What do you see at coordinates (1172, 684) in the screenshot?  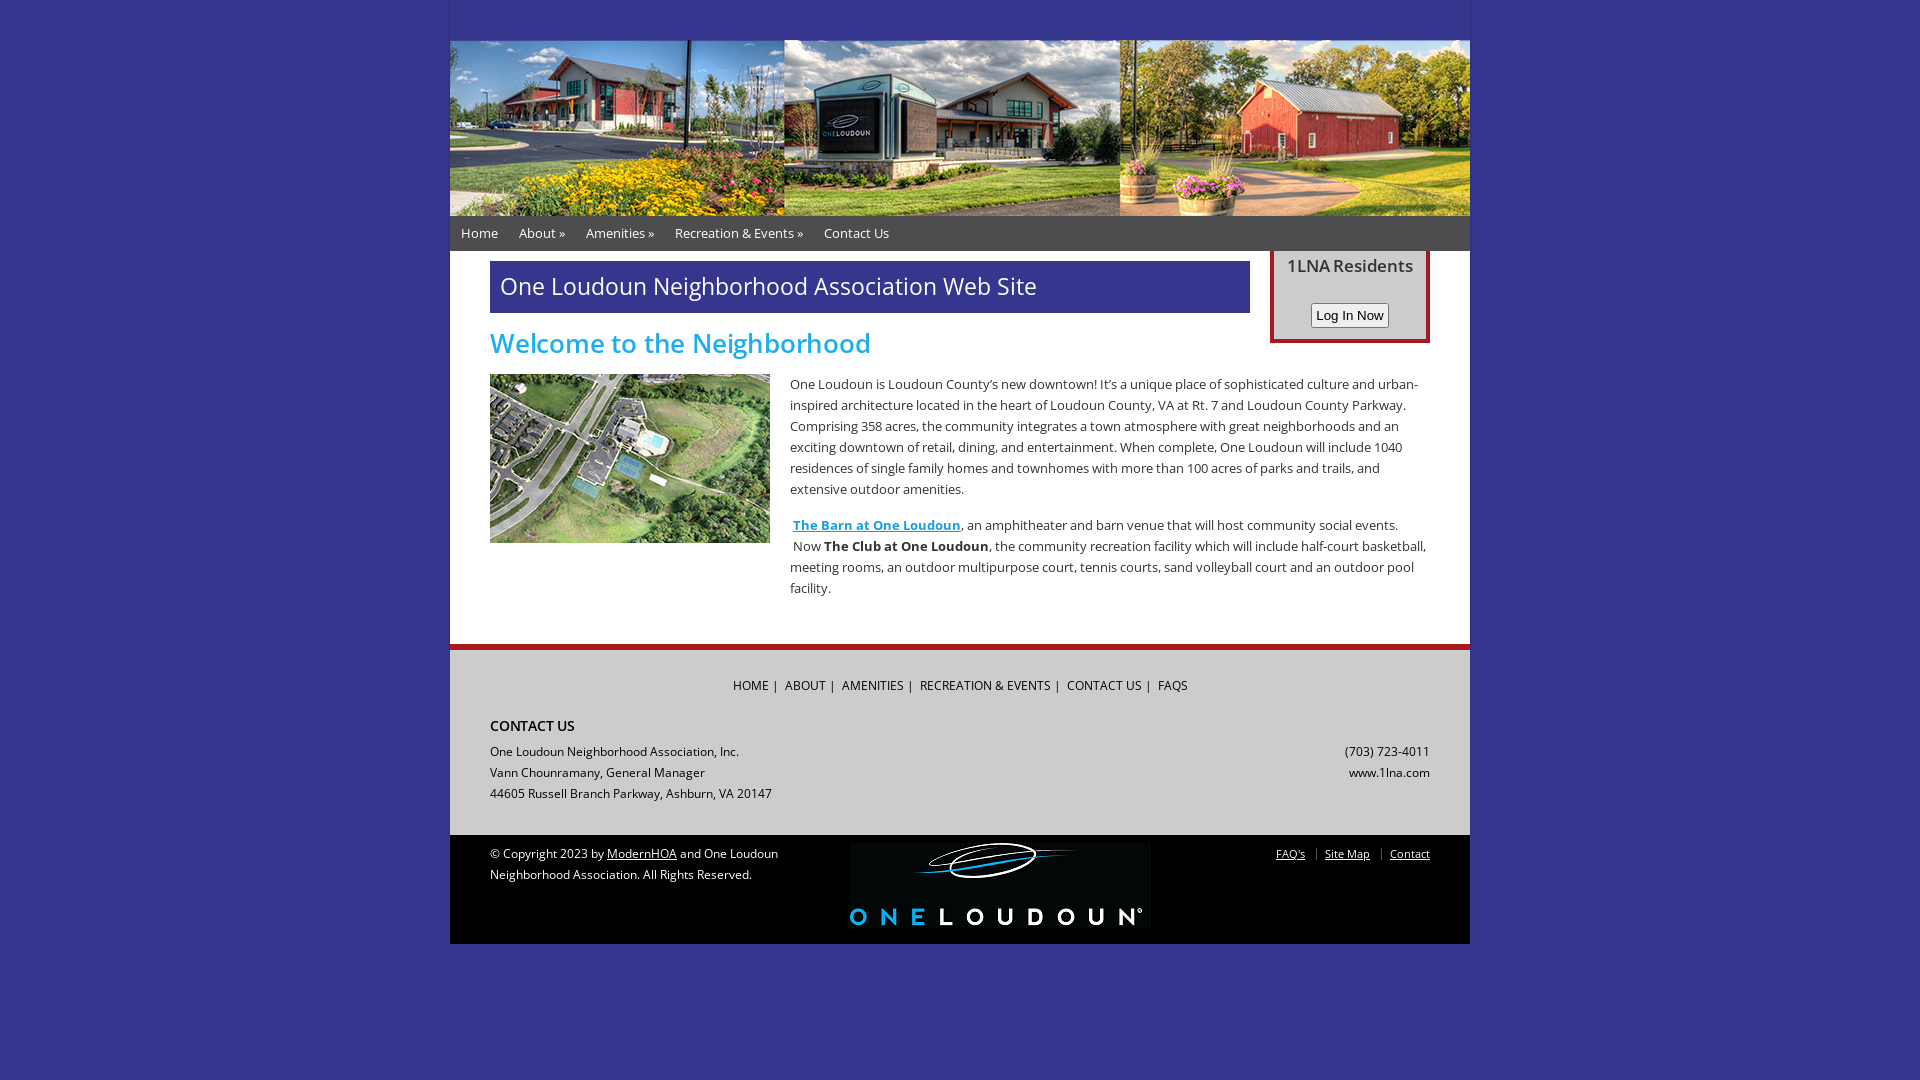 I see `'FAQS'` at bounding box center [1172, 684].